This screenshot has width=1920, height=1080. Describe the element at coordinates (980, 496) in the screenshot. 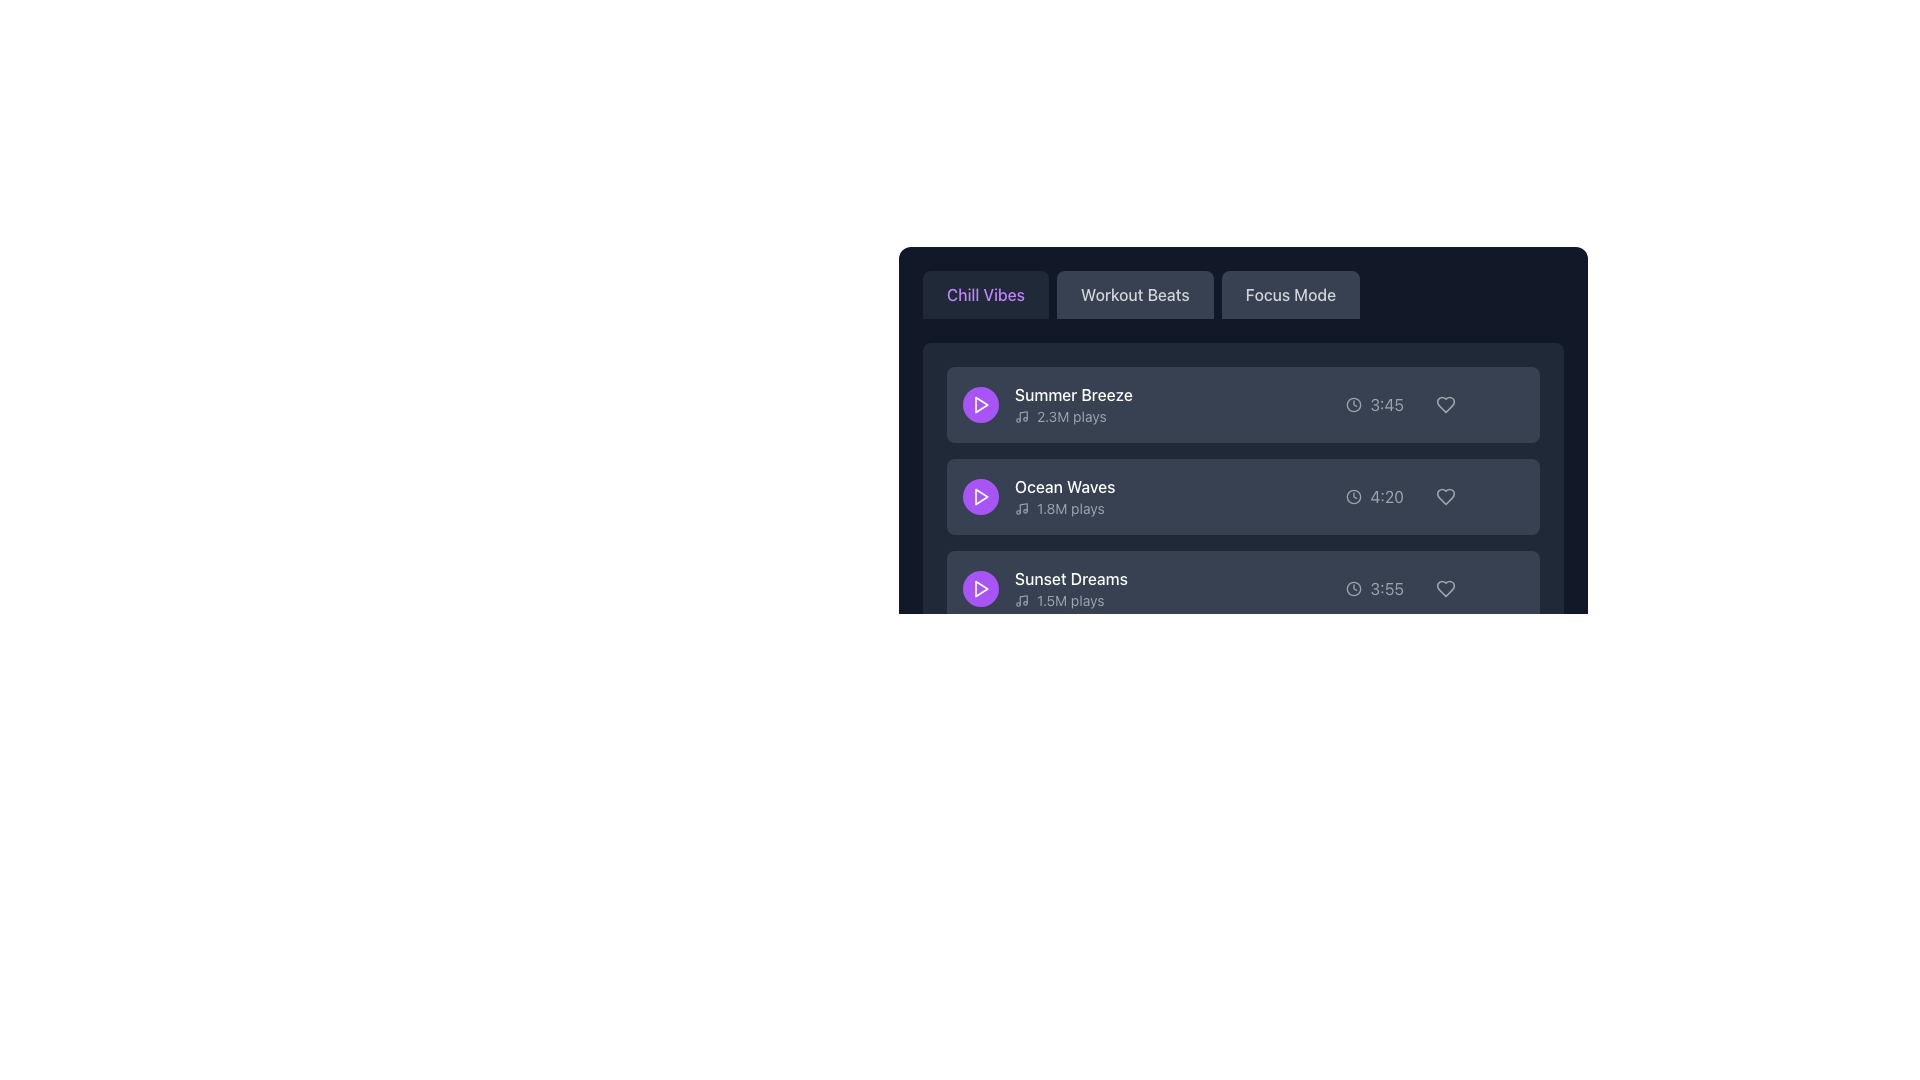

I see `the play button with a purple circular background and white triangular play icon, located to the left of the text 'Ocean Waves' and '1.8M plays' in the second row of the playlist interface to play the track` at that location.